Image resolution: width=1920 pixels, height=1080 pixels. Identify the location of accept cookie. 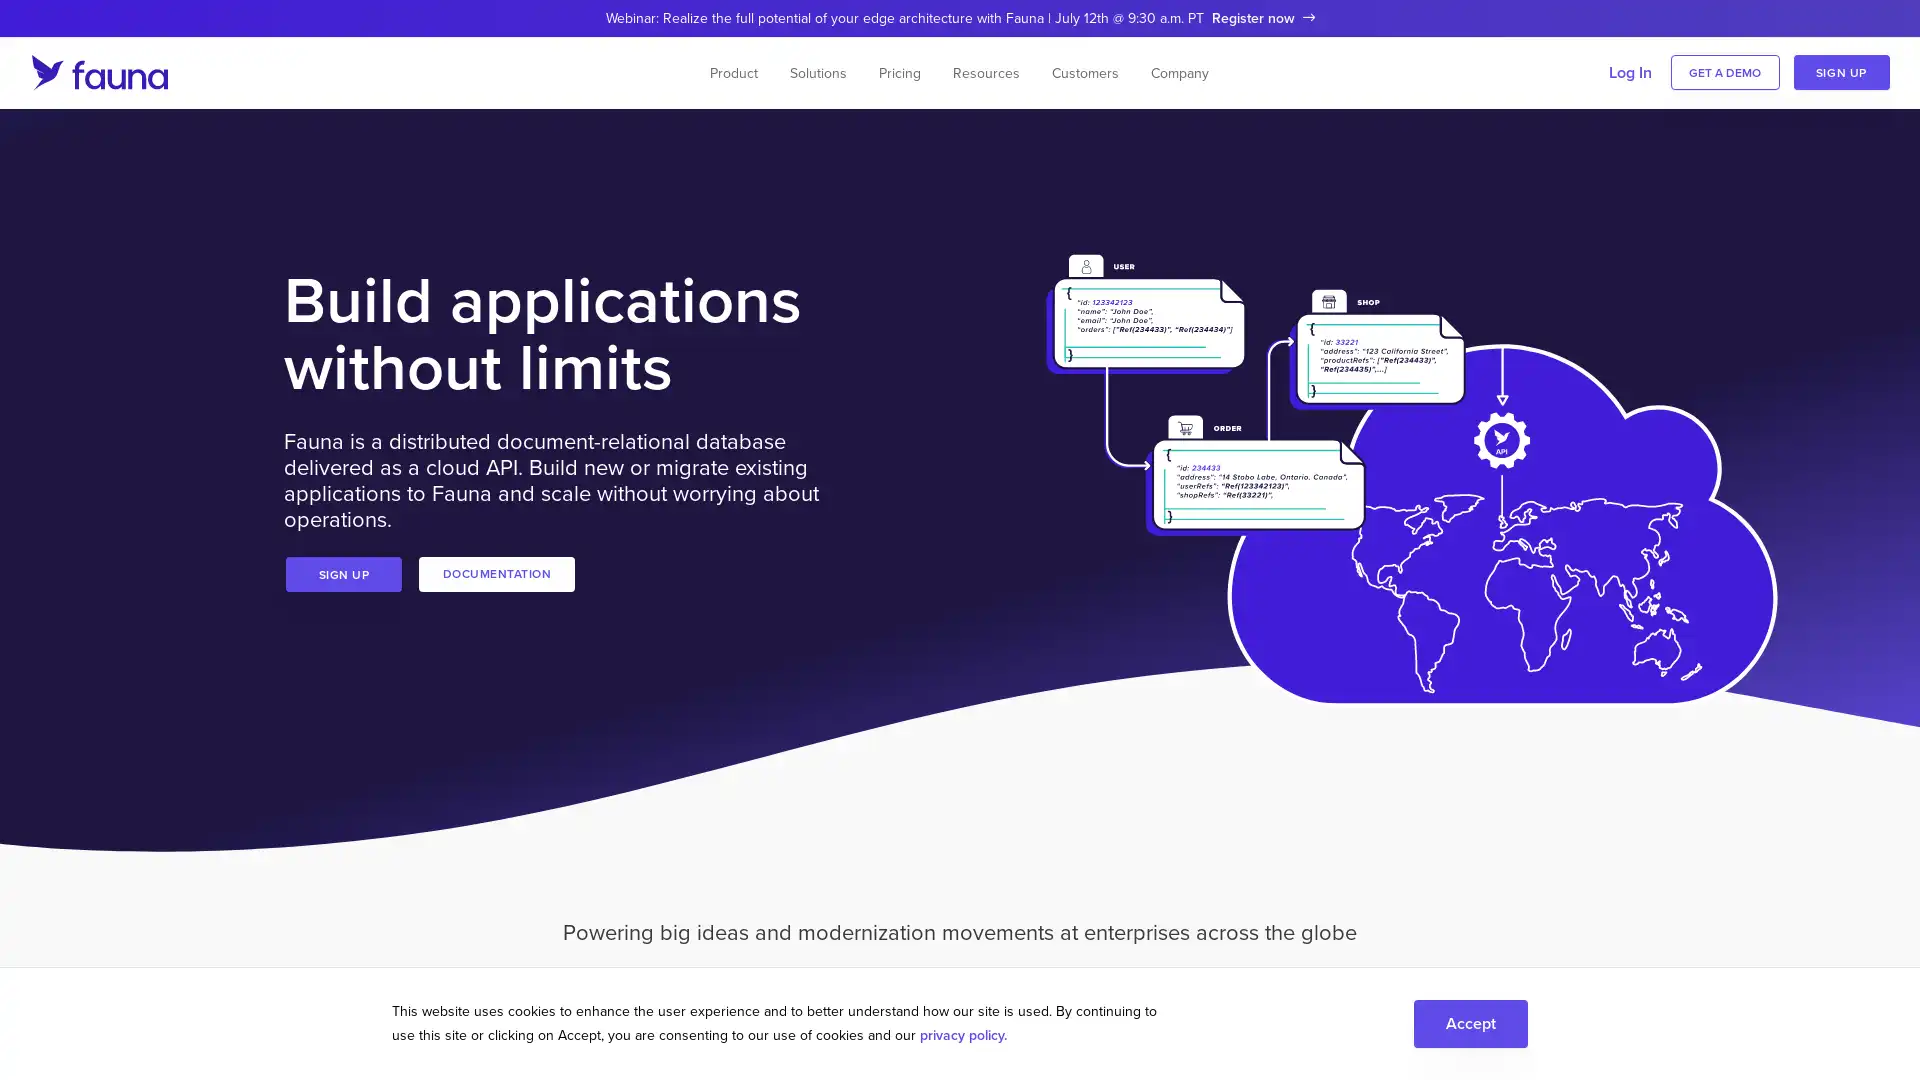
(1470, 1022).